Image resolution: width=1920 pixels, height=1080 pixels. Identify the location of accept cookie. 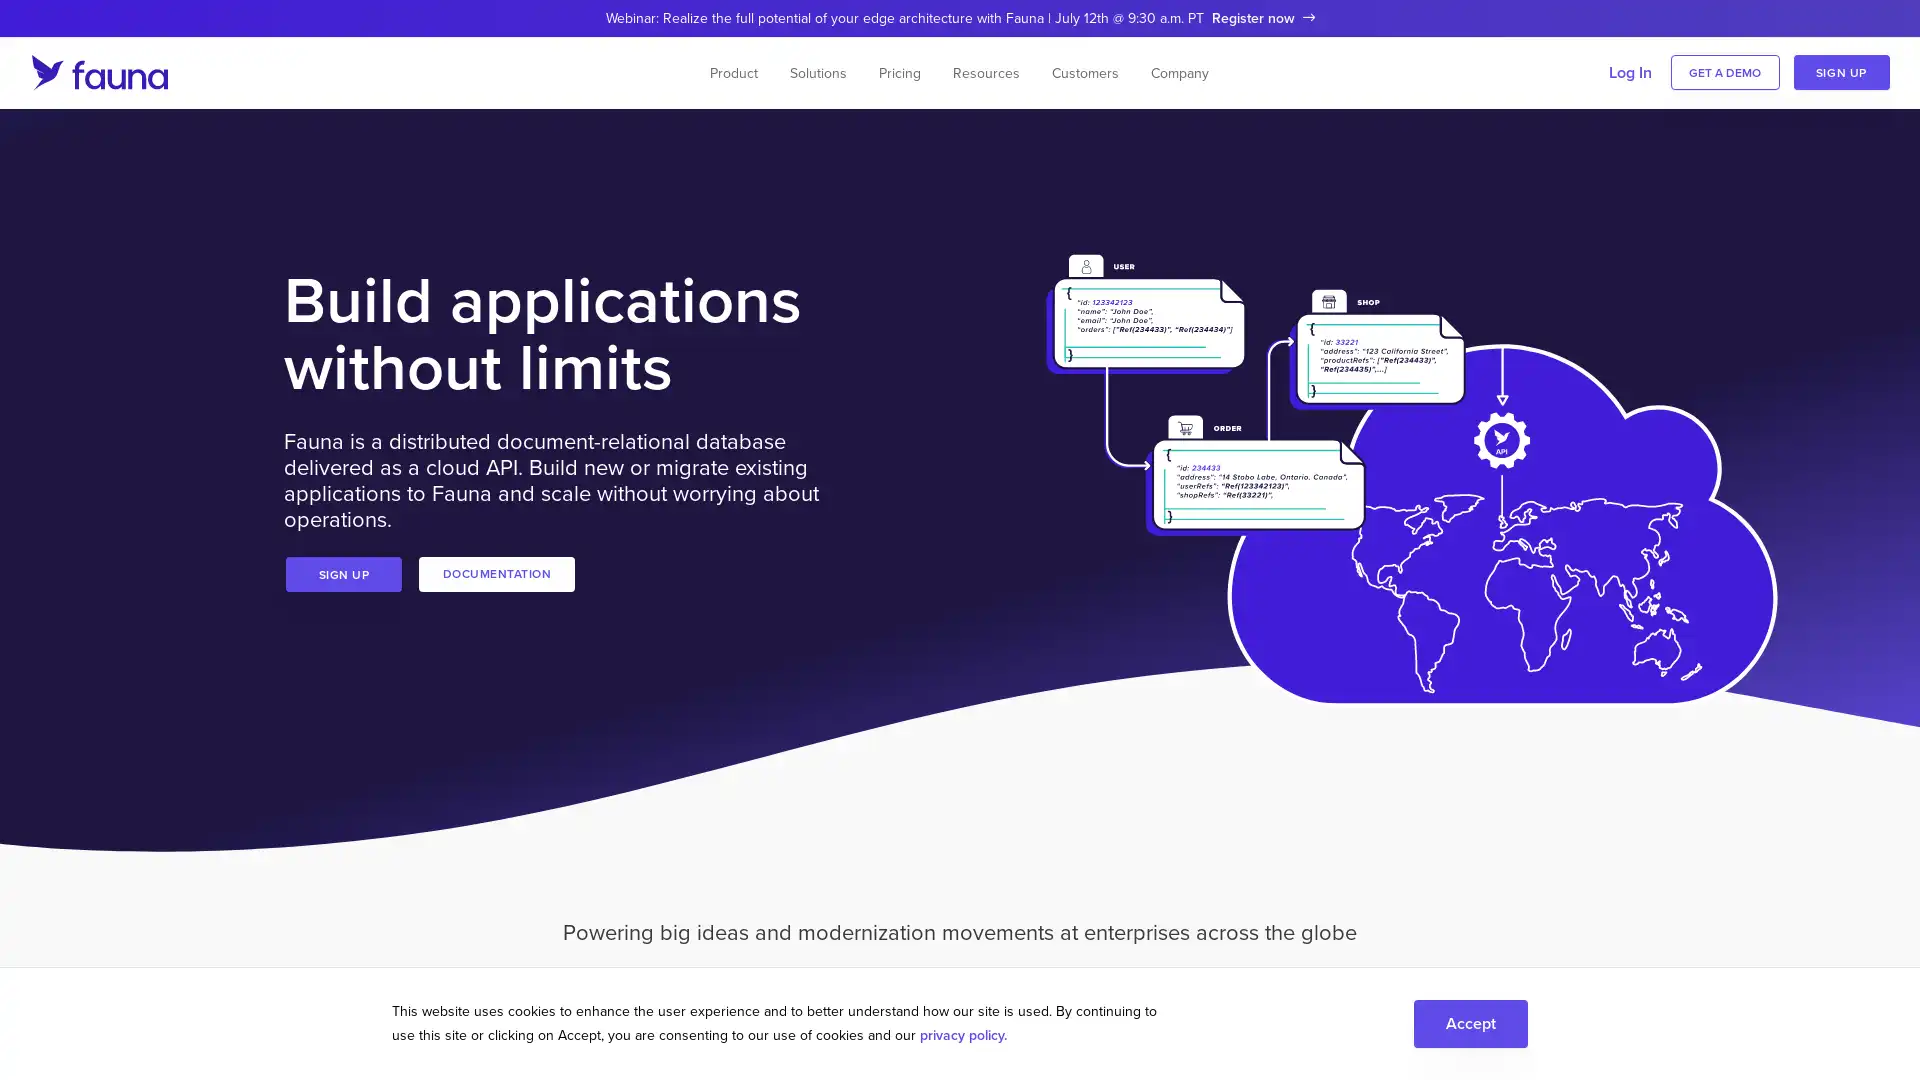
(1470, 1022).